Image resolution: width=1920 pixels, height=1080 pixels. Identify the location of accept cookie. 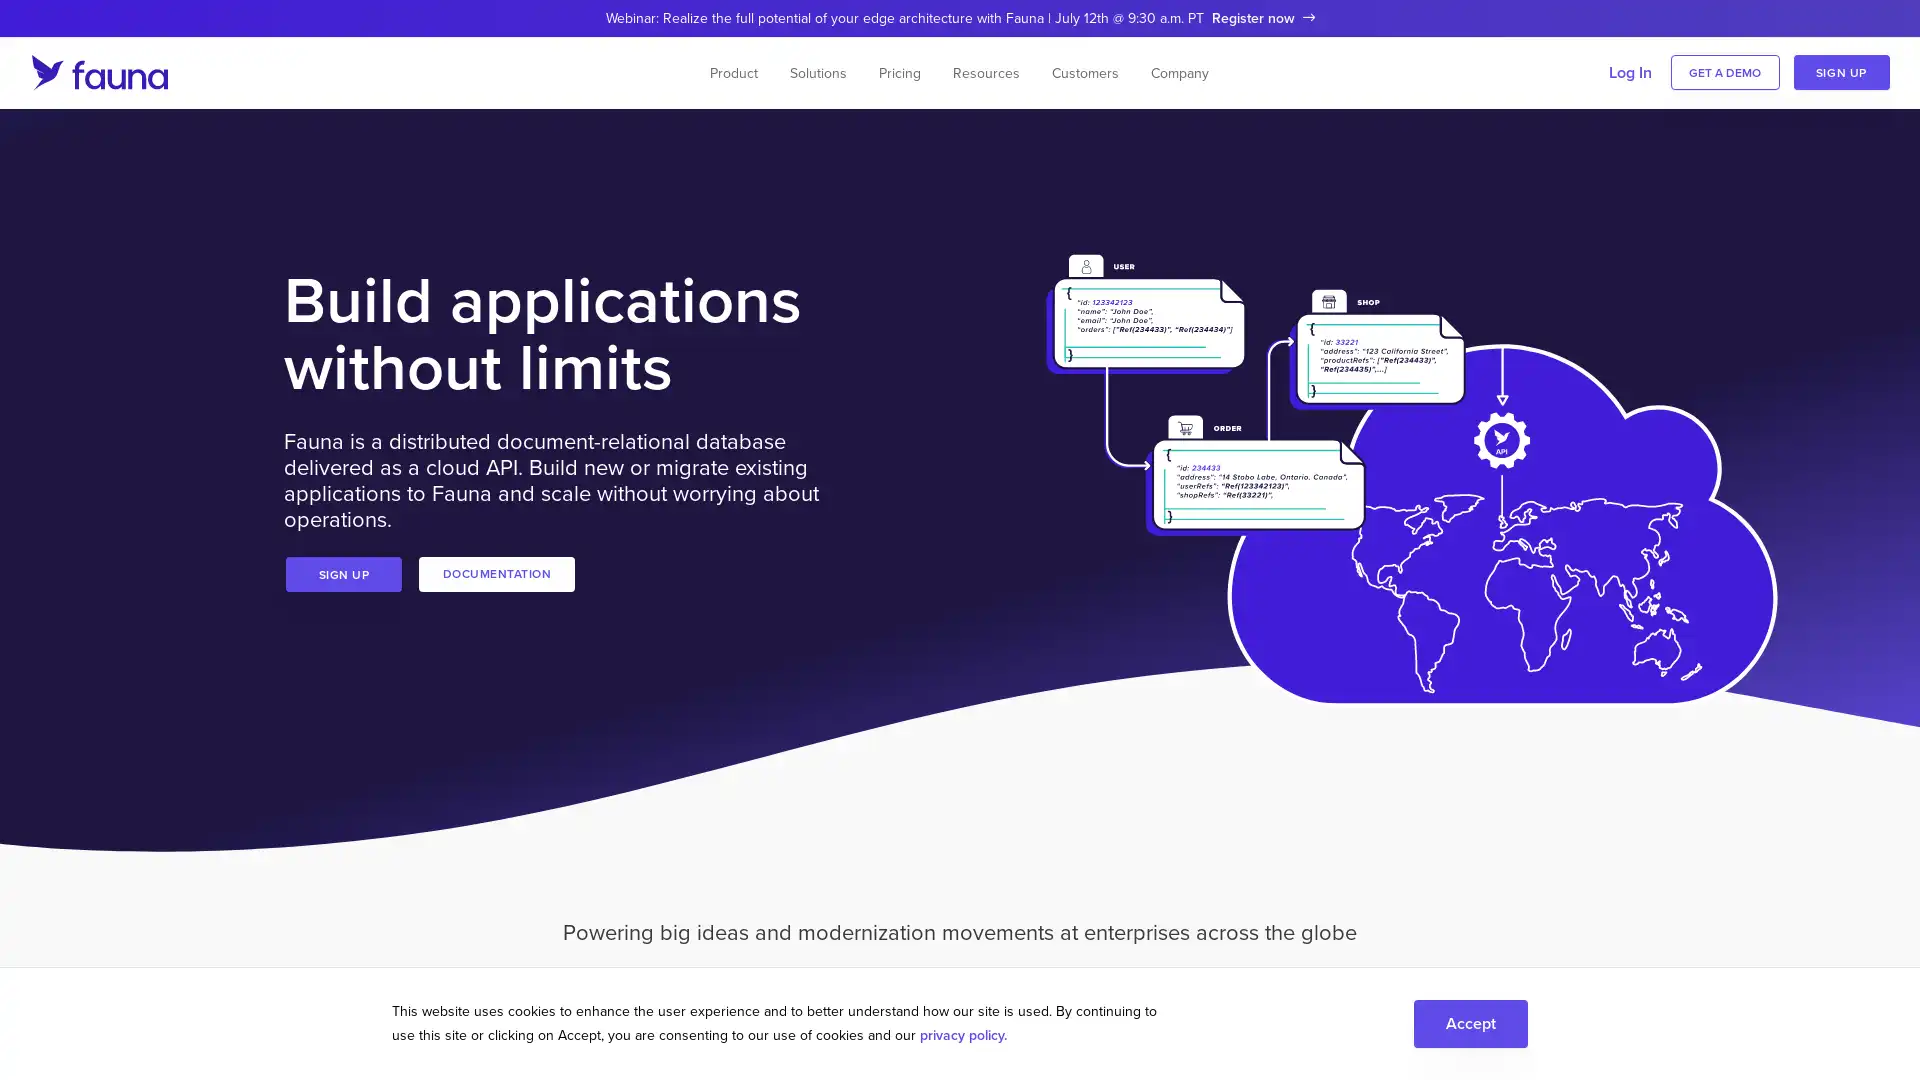
(1470, 1022).